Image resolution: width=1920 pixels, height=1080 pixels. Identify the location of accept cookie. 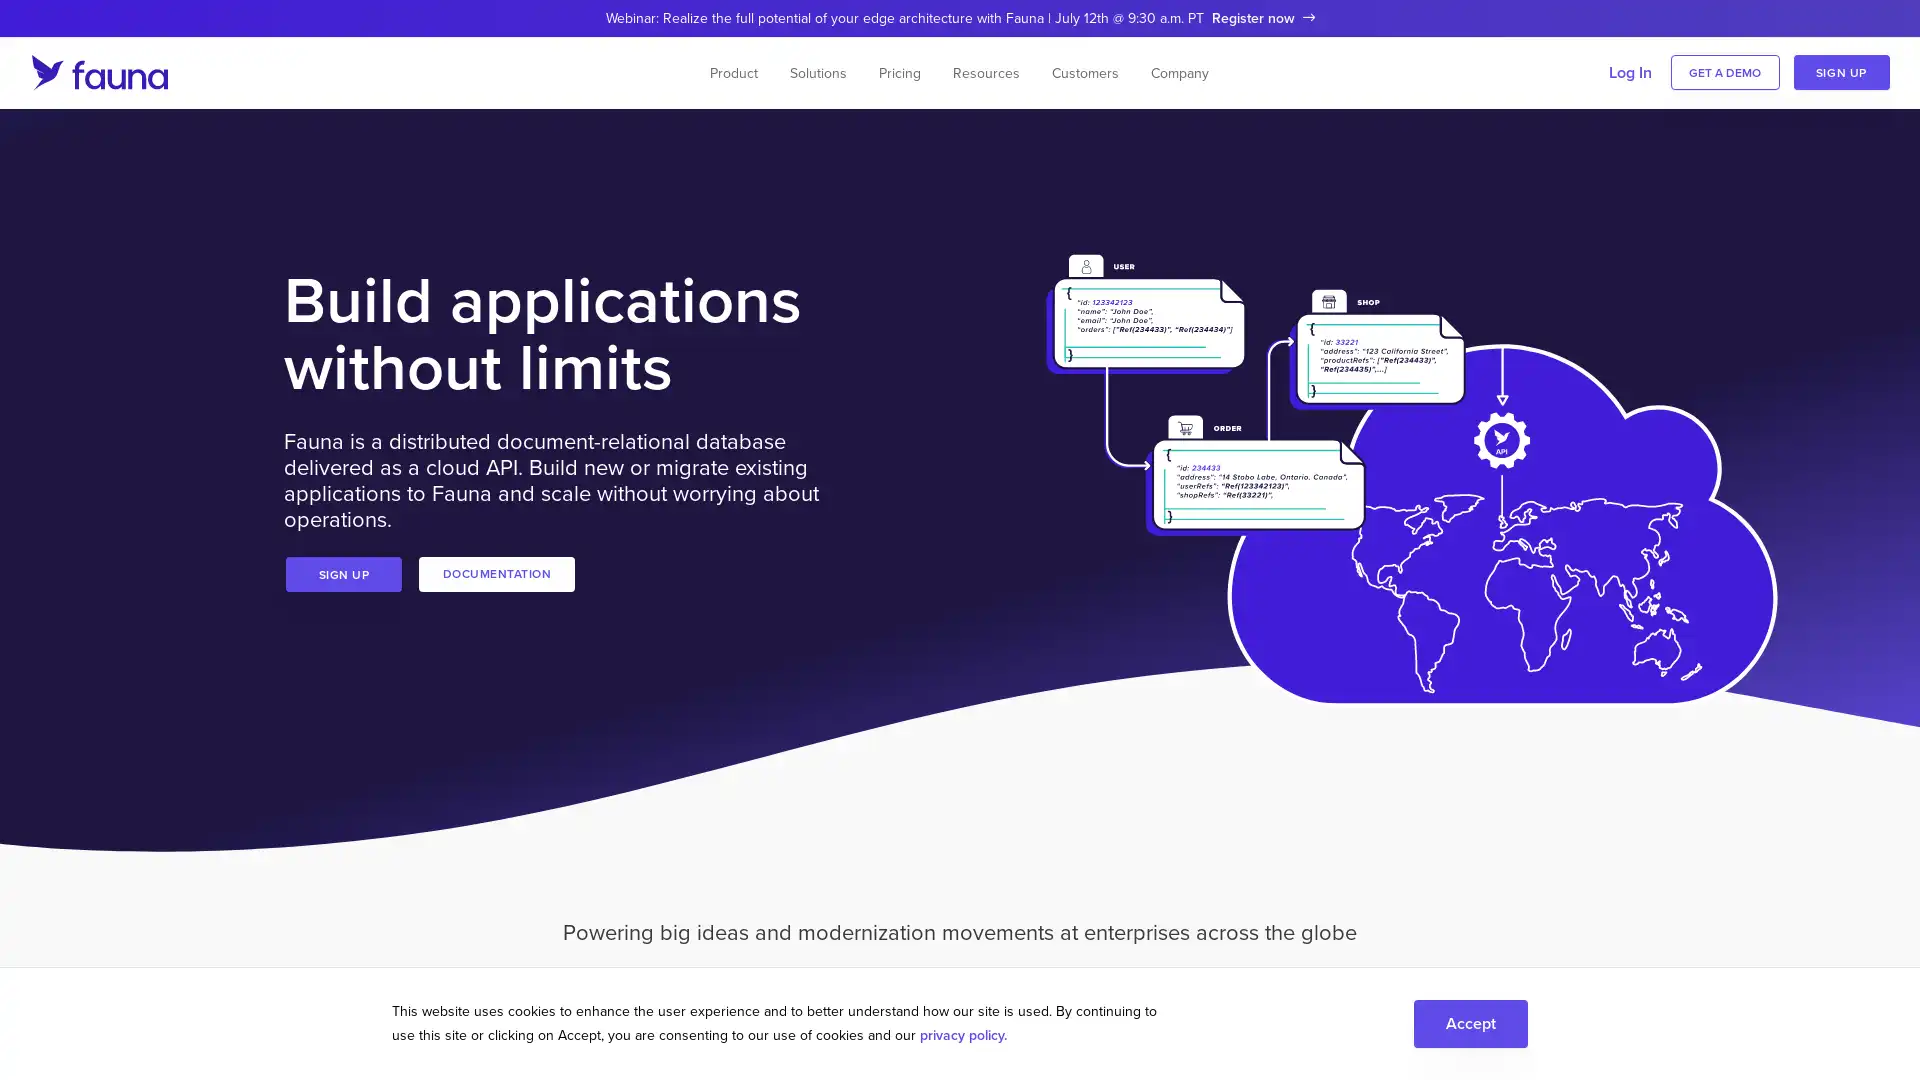
(1470, 1022).